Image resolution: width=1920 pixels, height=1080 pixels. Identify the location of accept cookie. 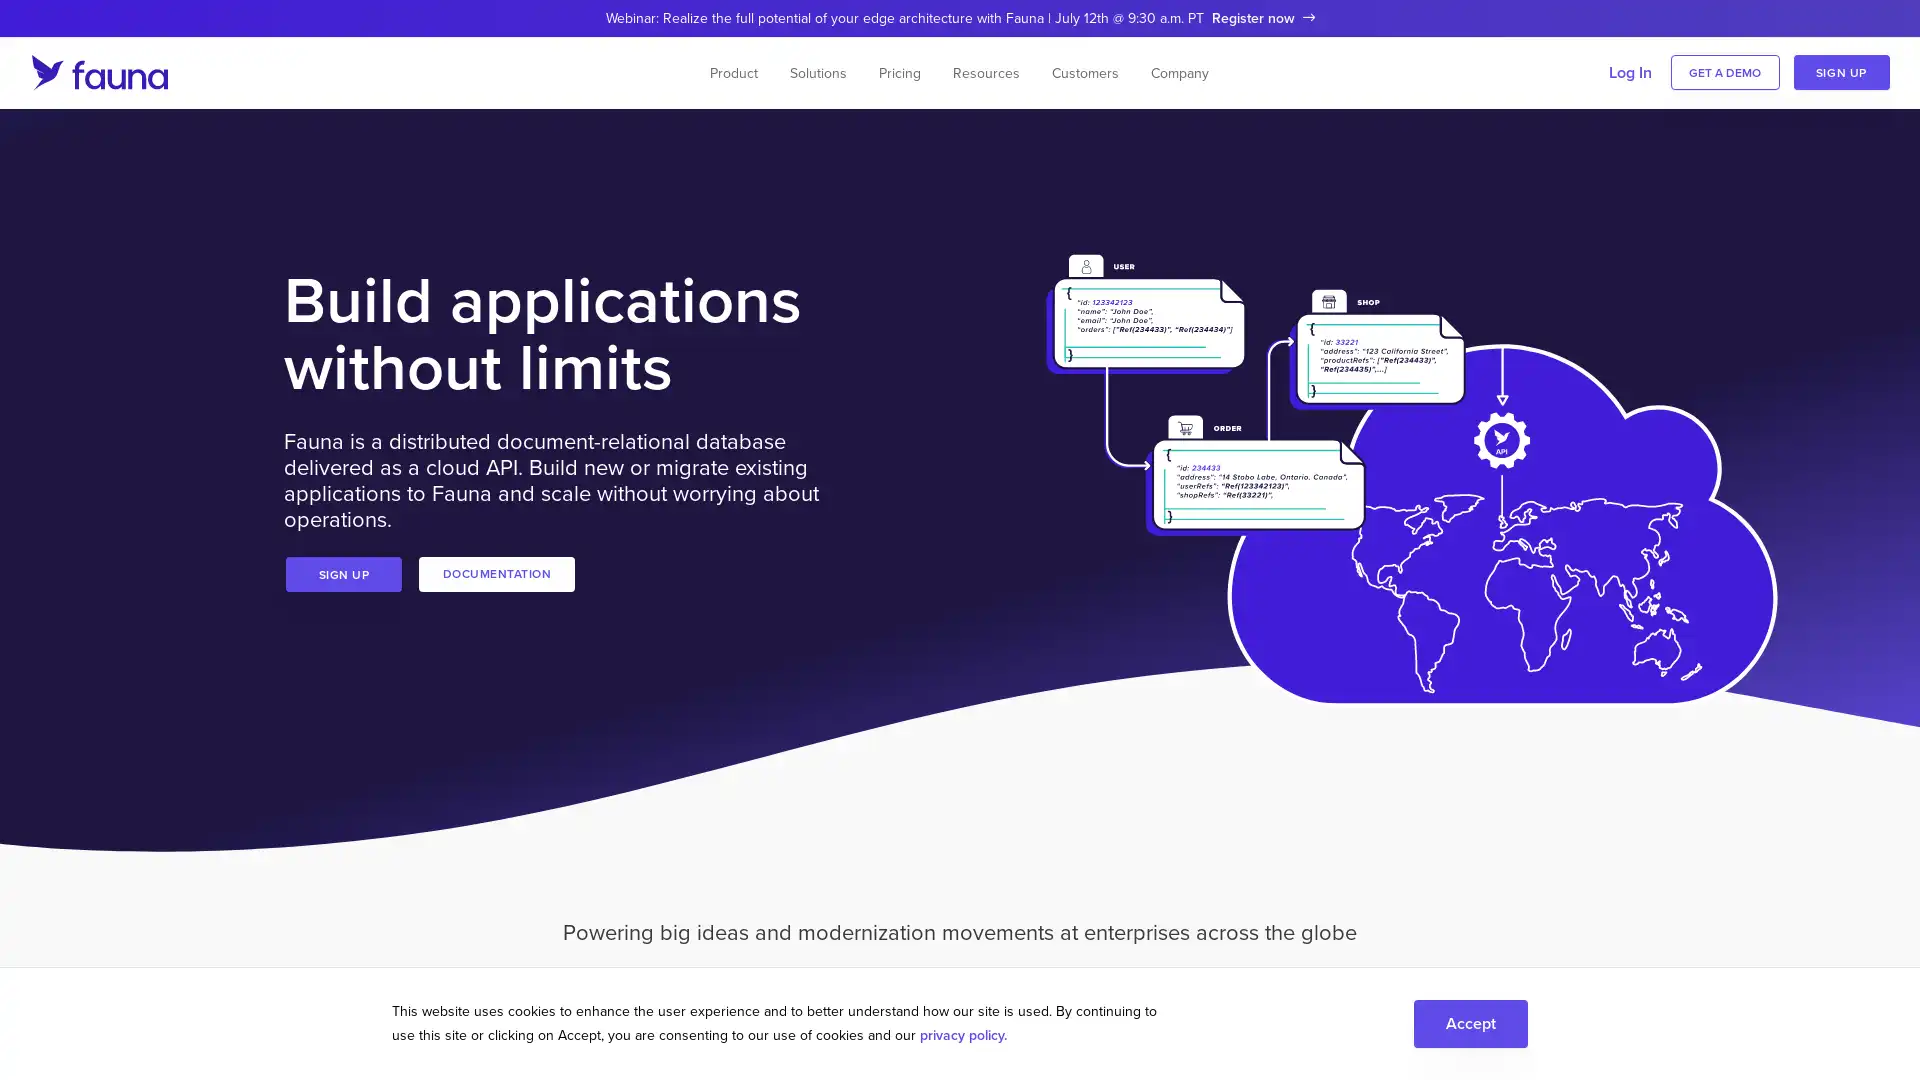
(1470, 1022).